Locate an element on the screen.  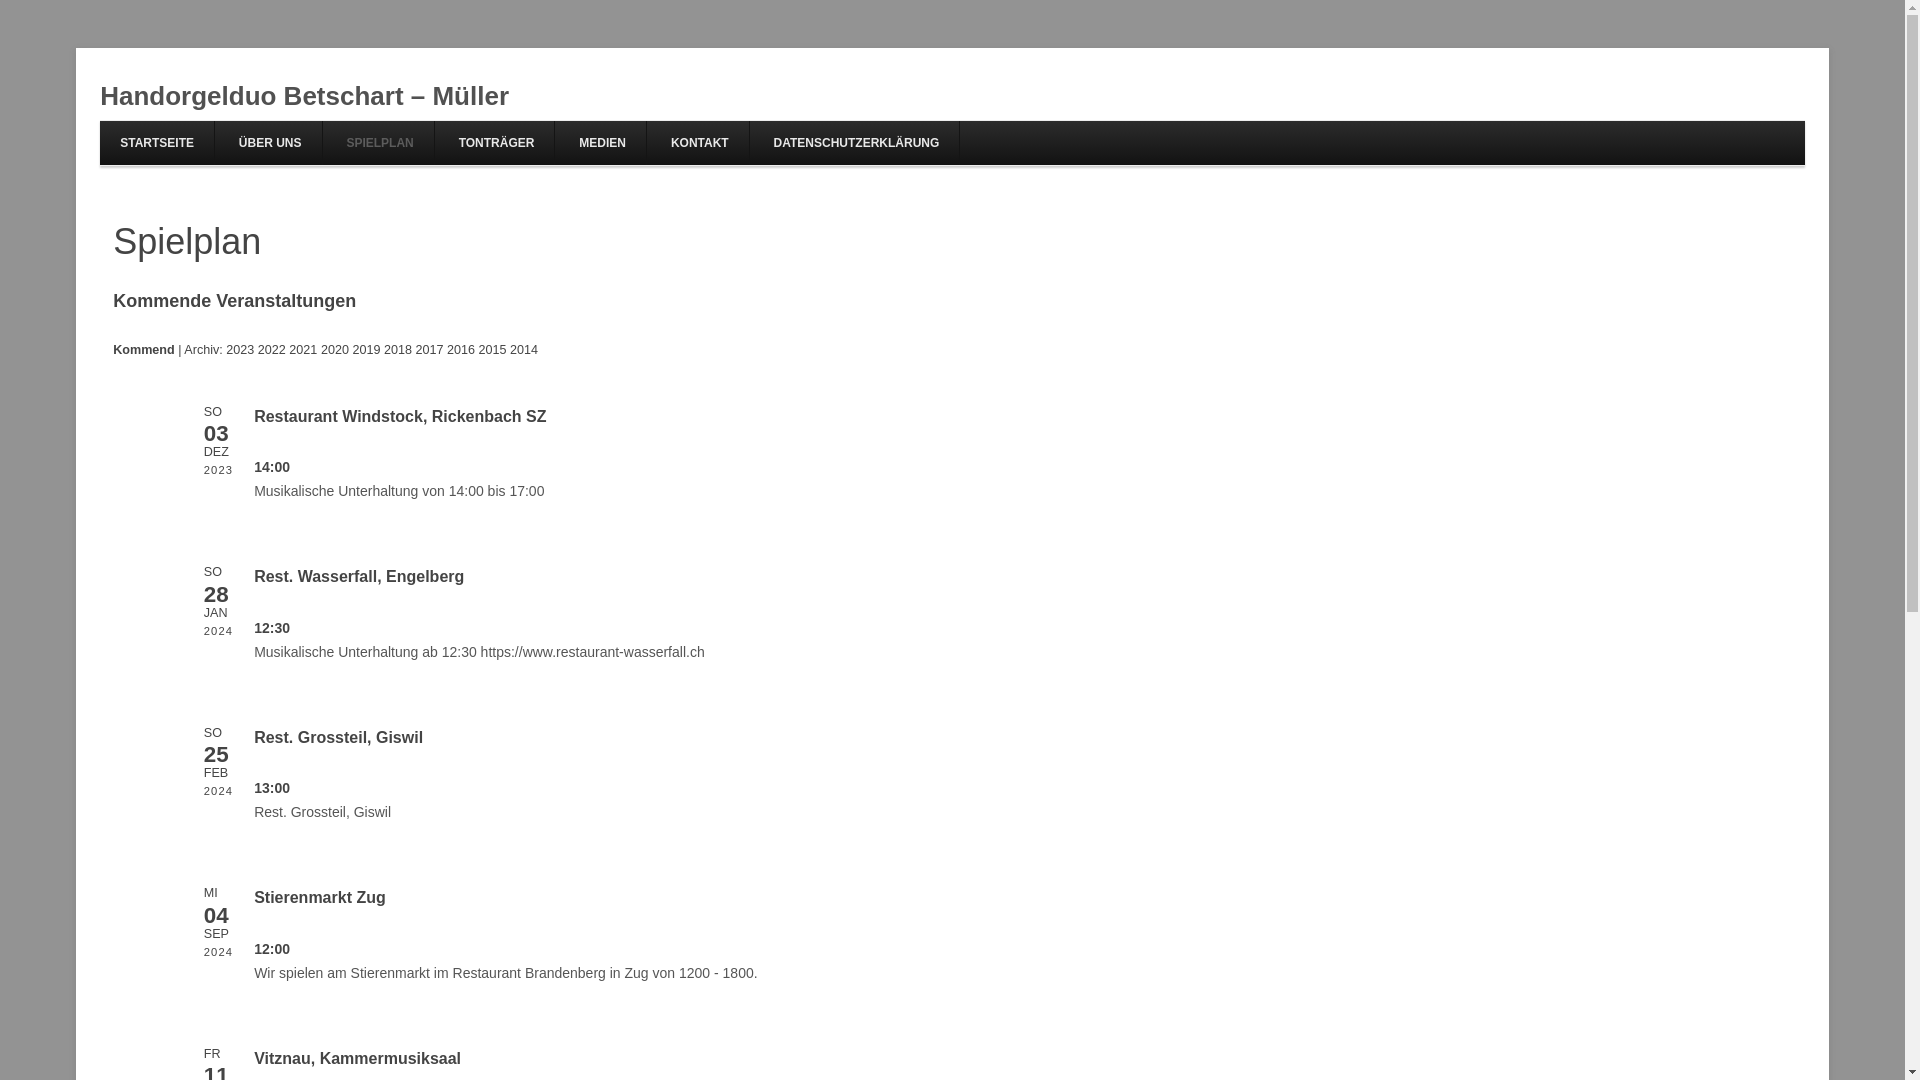
'Vitznau, Kammermusiksaal' is located at coordinates (357, 1057).